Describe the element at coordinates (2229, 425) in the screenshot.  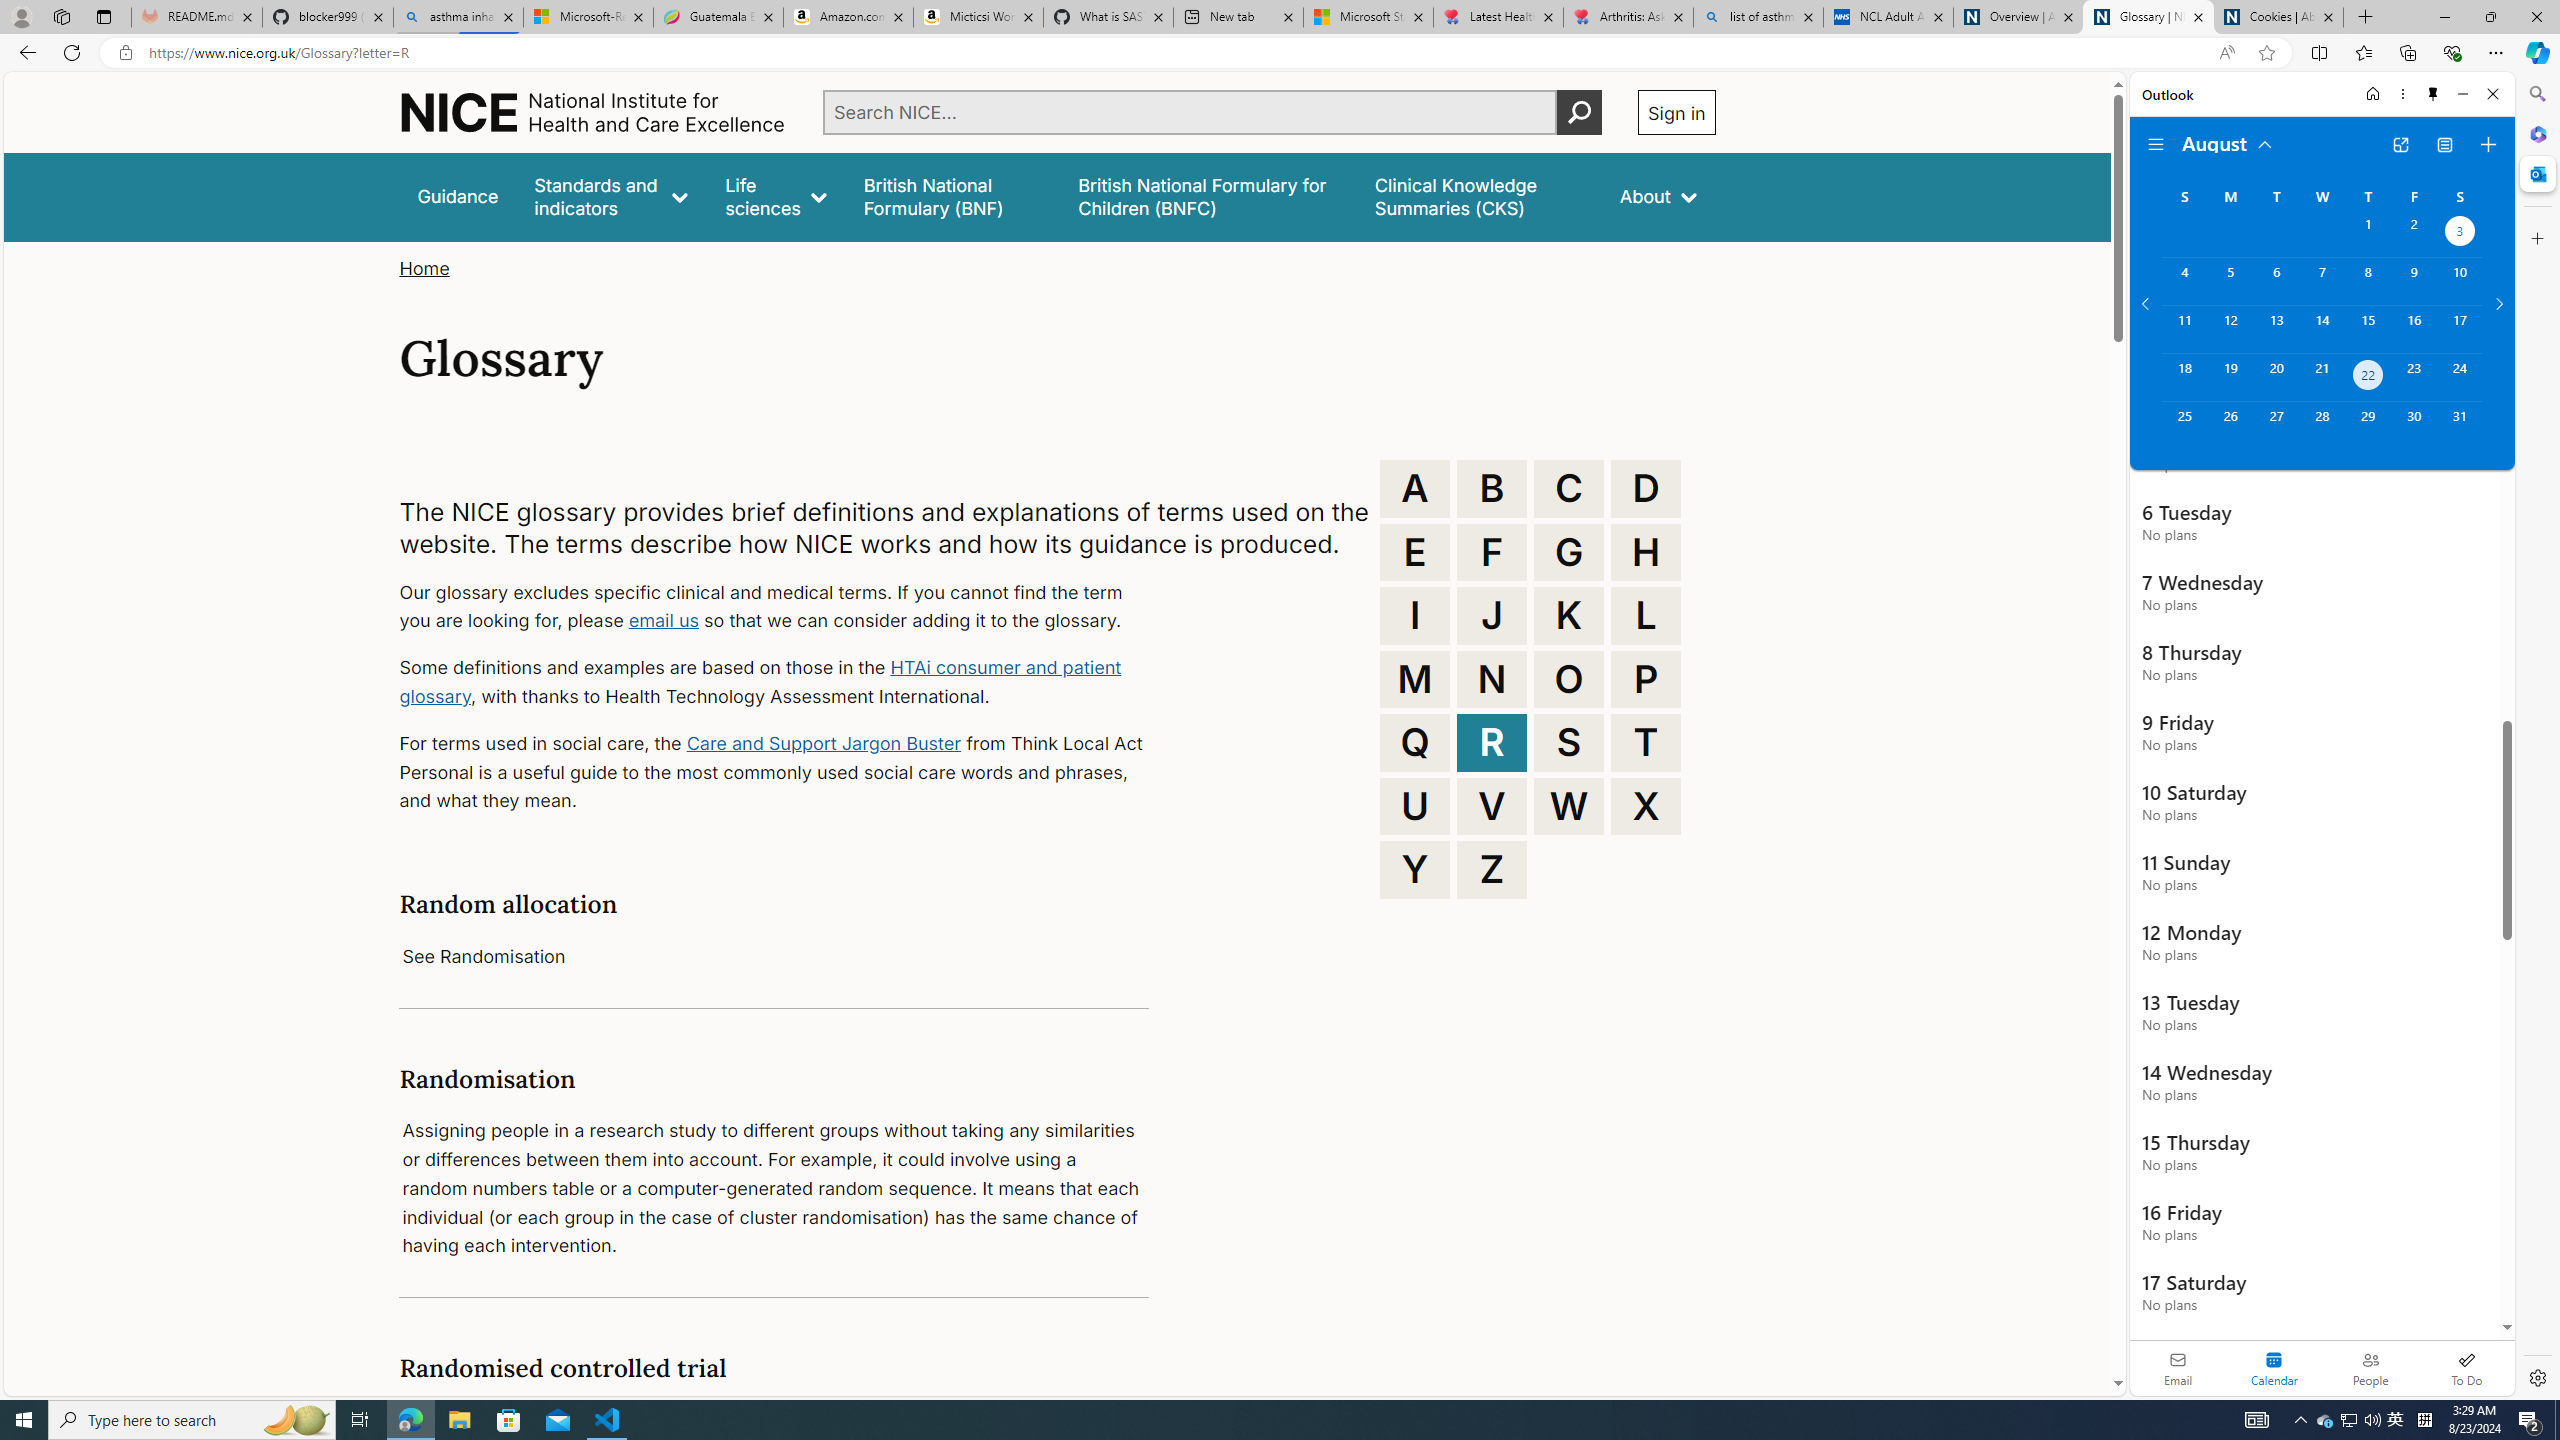
I see `'Monday, August 26, 2024. '` at that location.